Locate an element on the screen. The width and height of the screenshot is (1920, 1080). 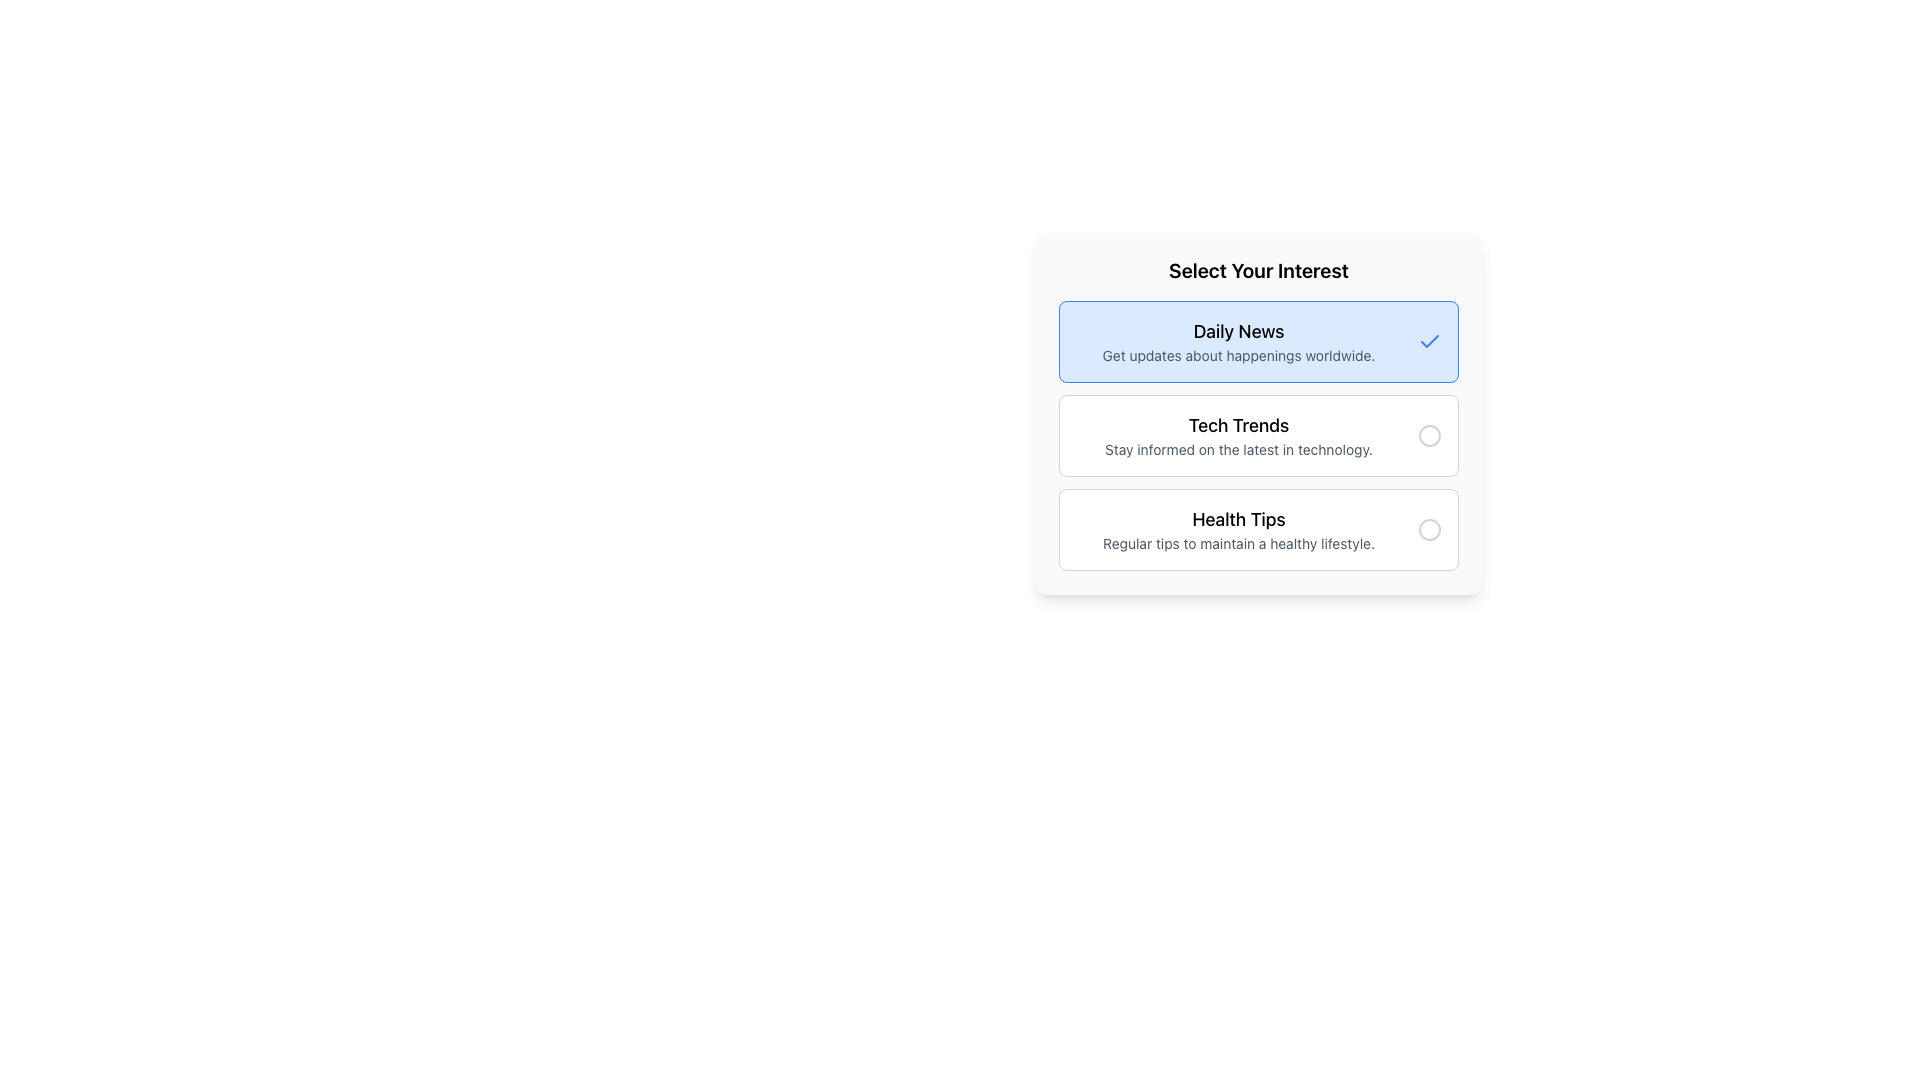
the text element labeled 'Health Tips' which is styled in a bold font and is visually centered in the 'Select Your Interest' section, positioned above the text 'Regular tips to maintain a healthy lifestyle' is located at coordinates (1237, 519).